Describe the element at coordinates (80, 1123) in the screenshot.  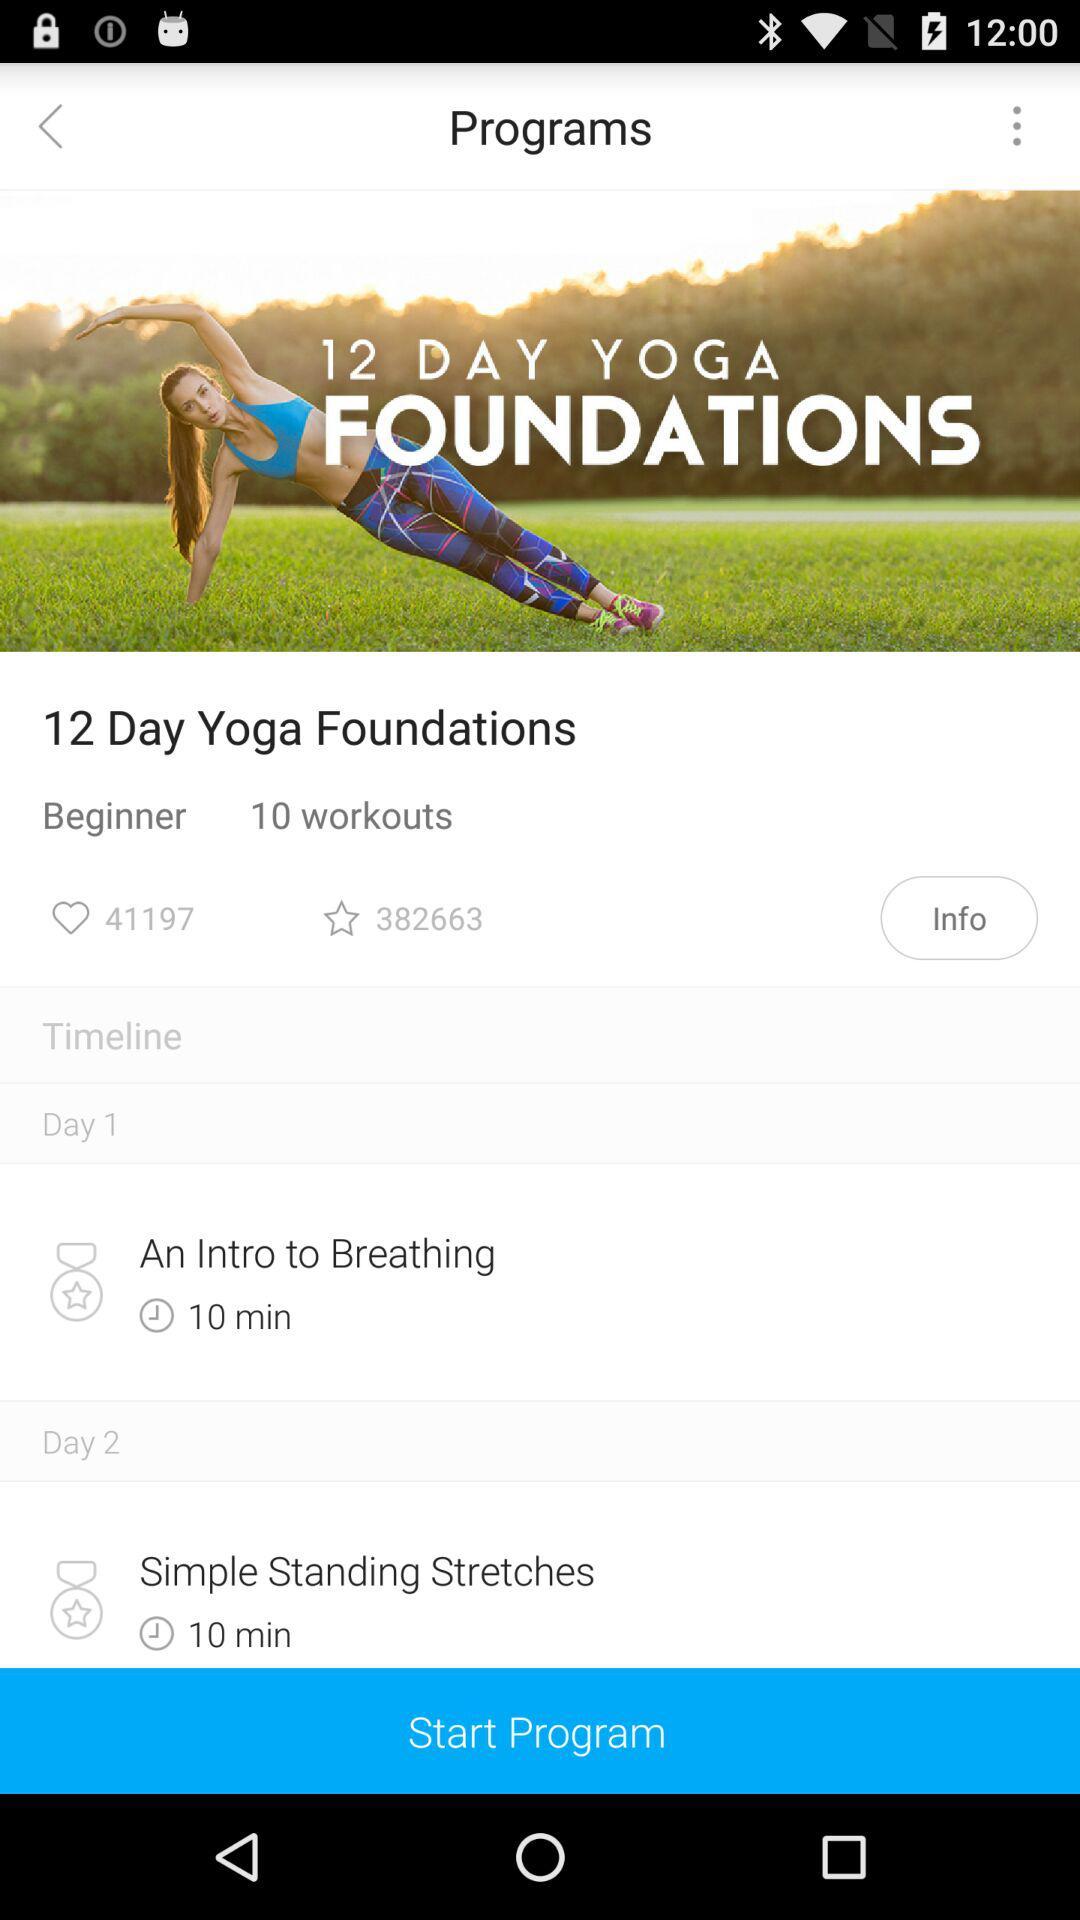
I see `the day 1` at that location.